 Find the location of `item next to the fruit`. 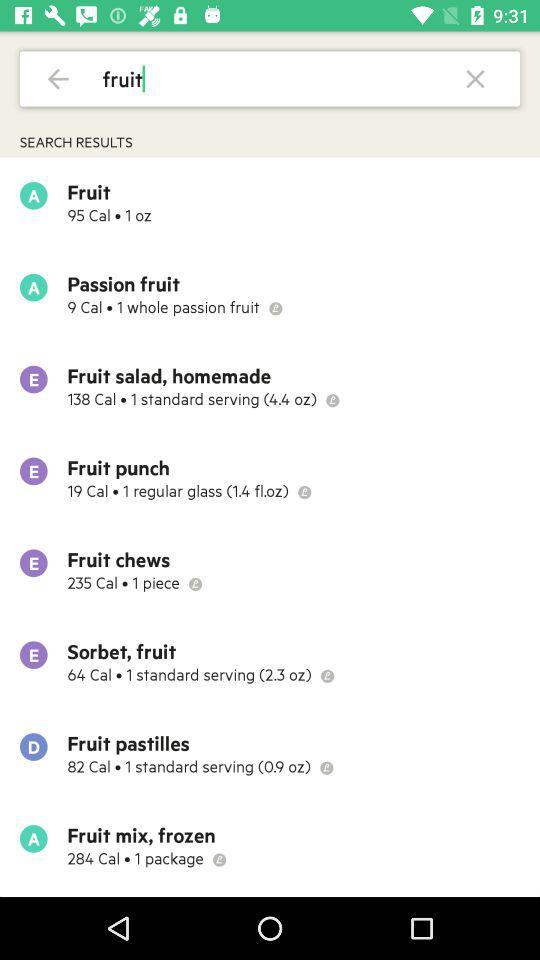

item next to the fruit is located at coordinates (58, 78).